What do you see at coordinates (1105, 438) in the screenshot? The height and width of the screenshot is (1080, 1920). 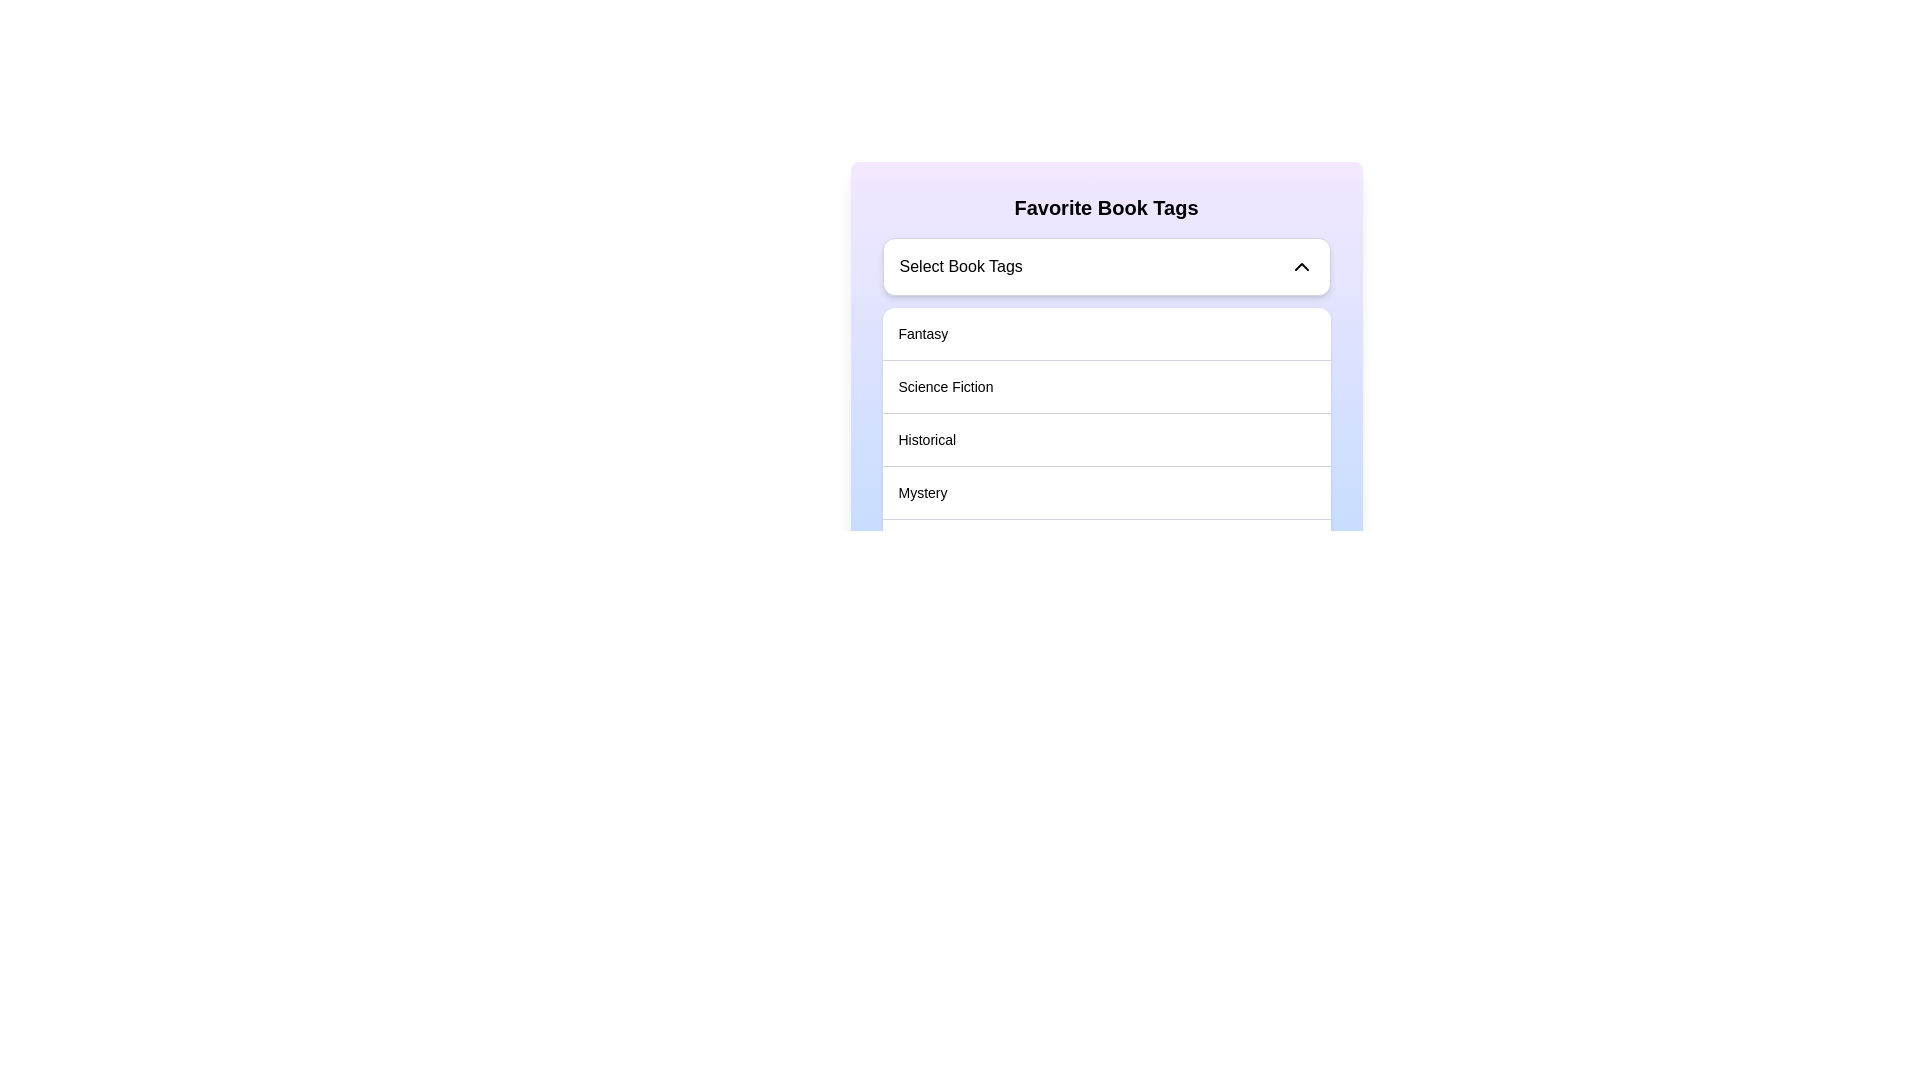 I see `to select the 'Historical' tag from the dropdown menu, which is the third item under 'Select Book Tags'` at bounding box center [1105, 438].